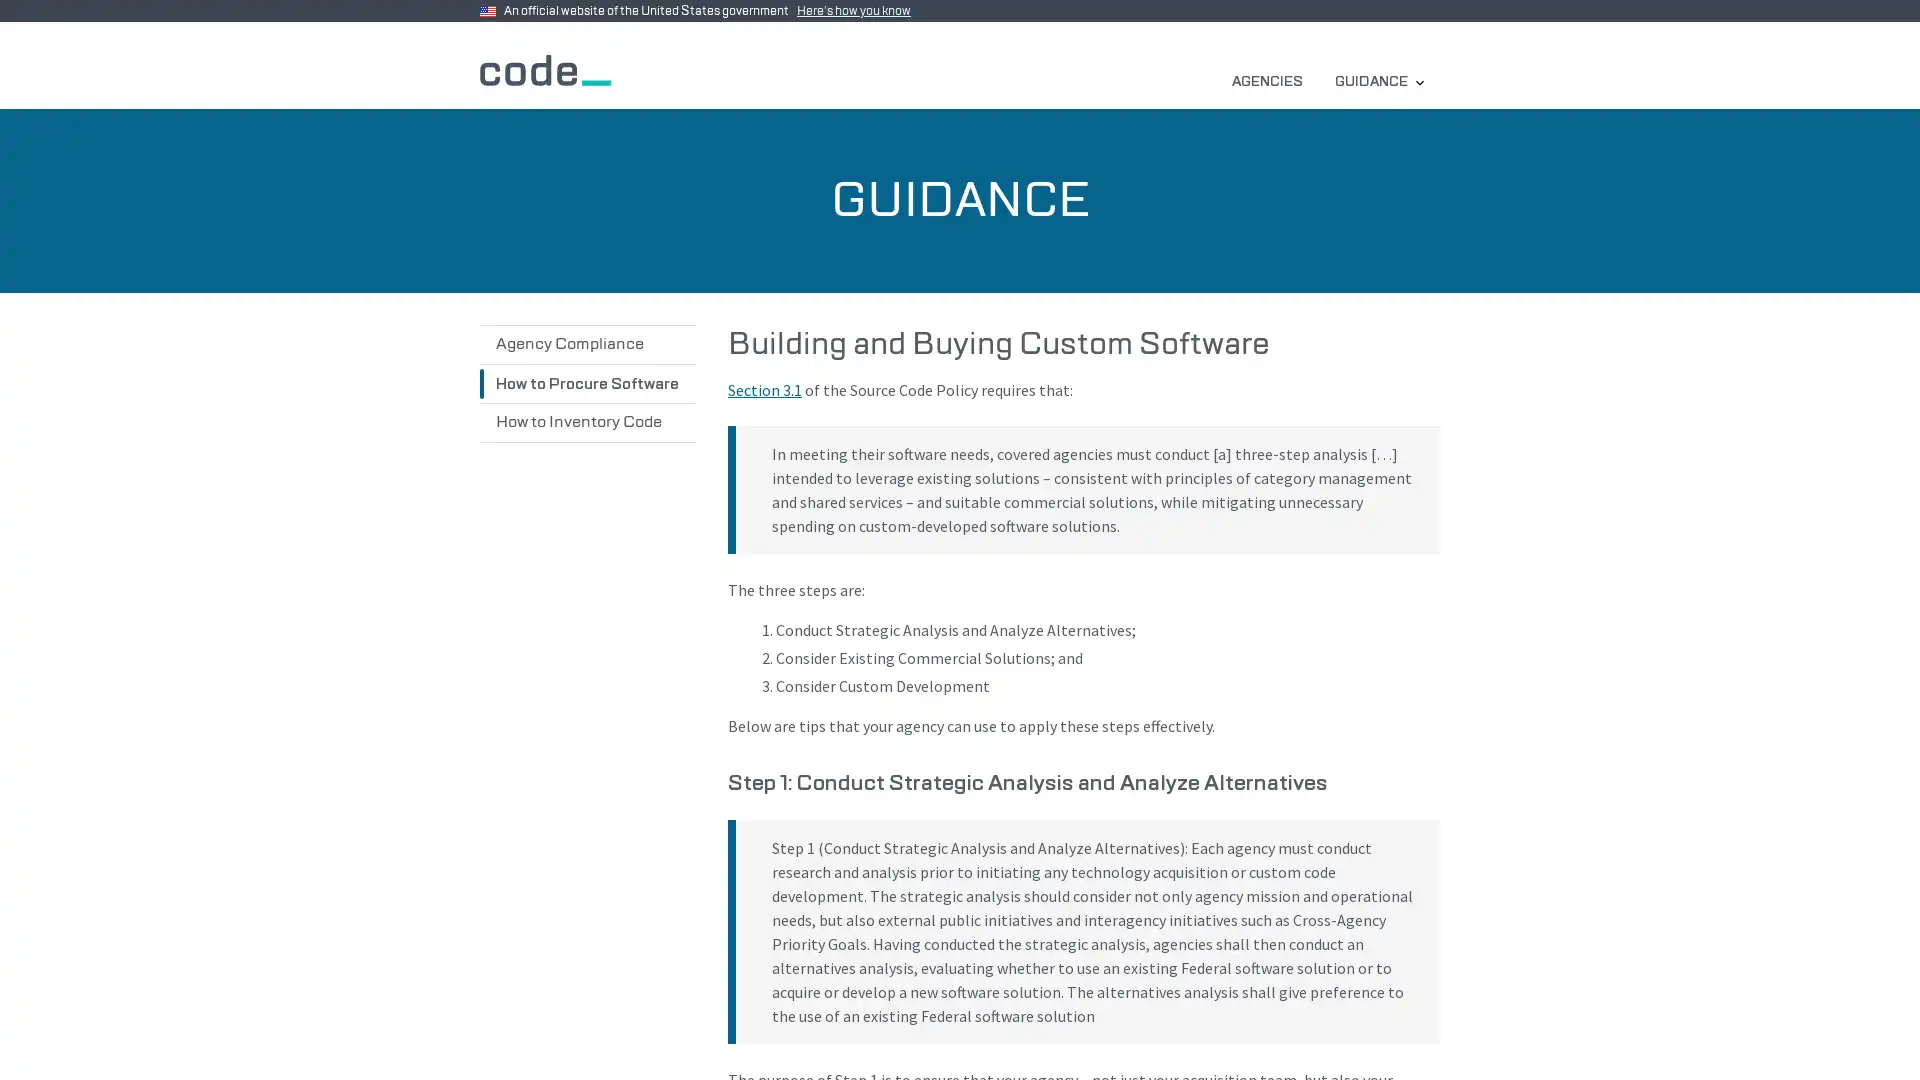 This screenshot has width=1920, height=1080. I want to click on Here's how you know, so click(858, 11).